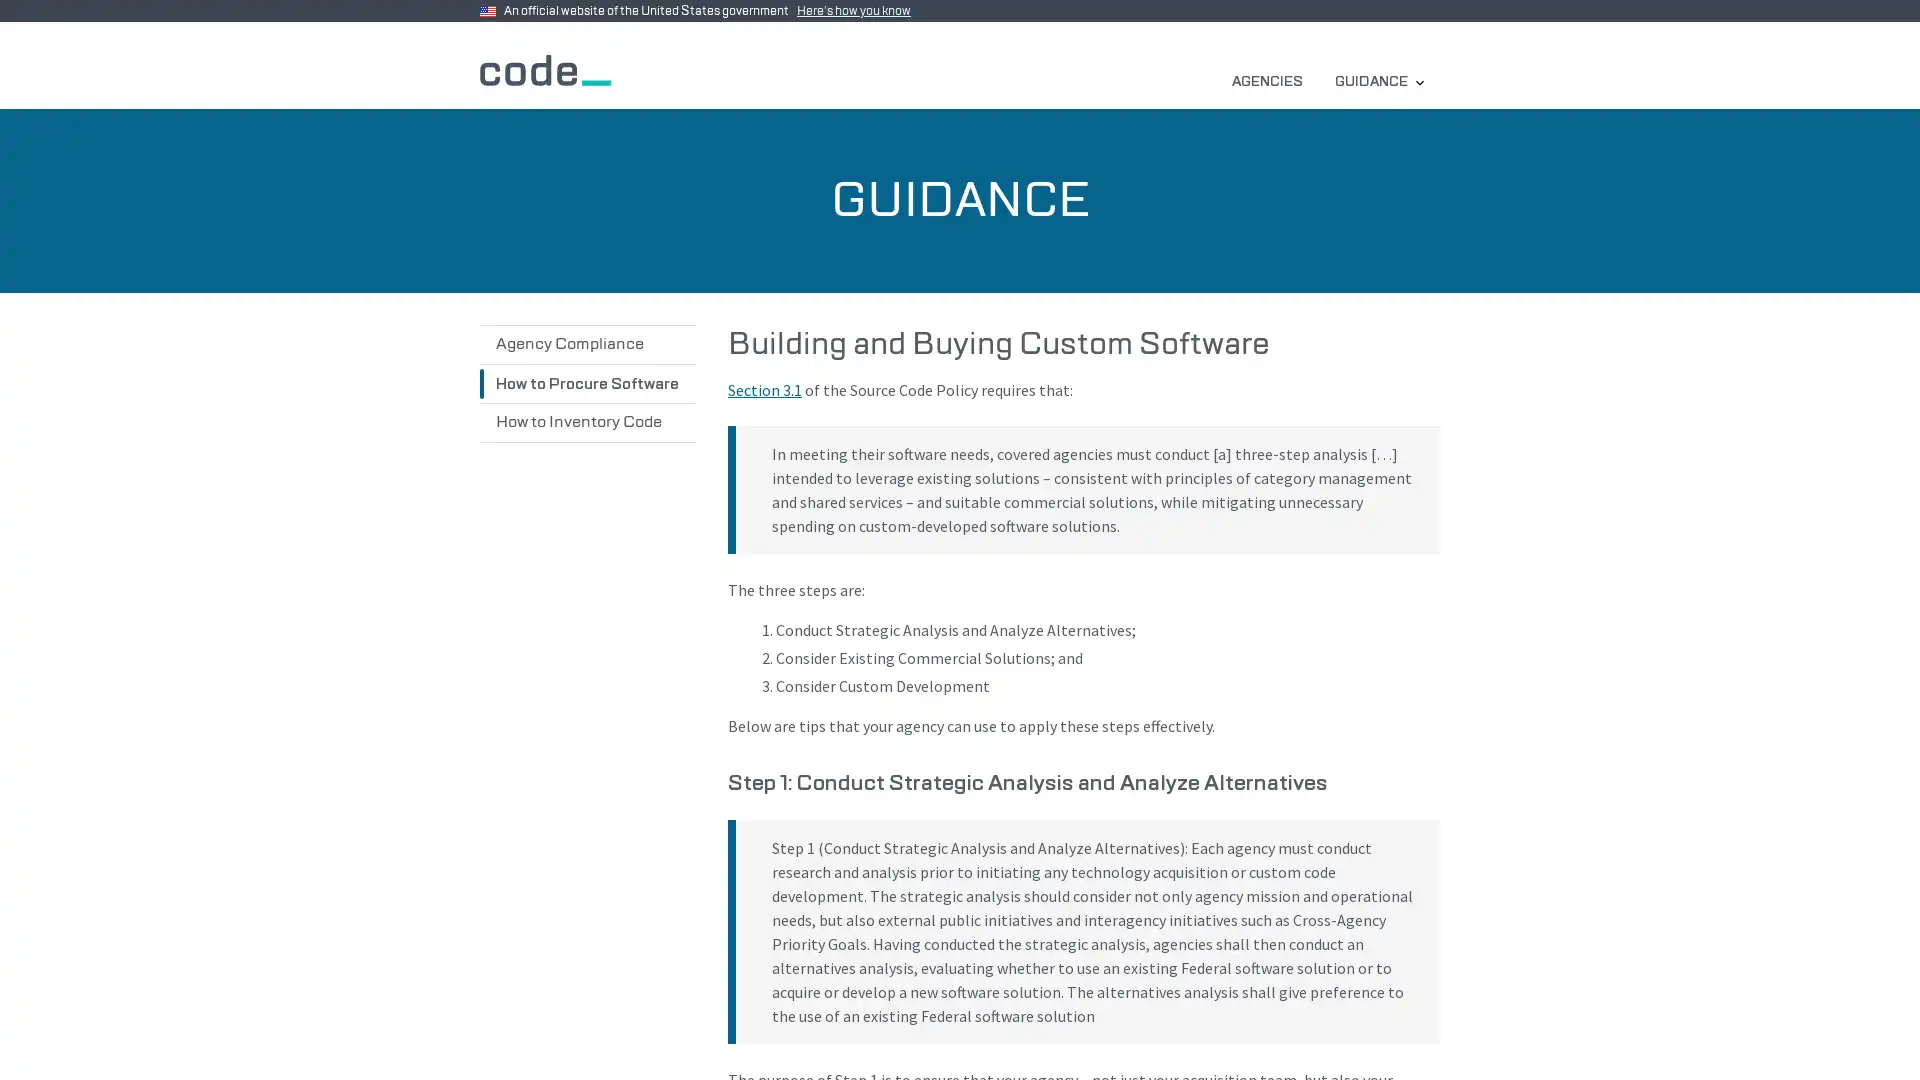 This screenshot has width=1920, height=1080. I want to click on Here's how you know, so click(858, 11).